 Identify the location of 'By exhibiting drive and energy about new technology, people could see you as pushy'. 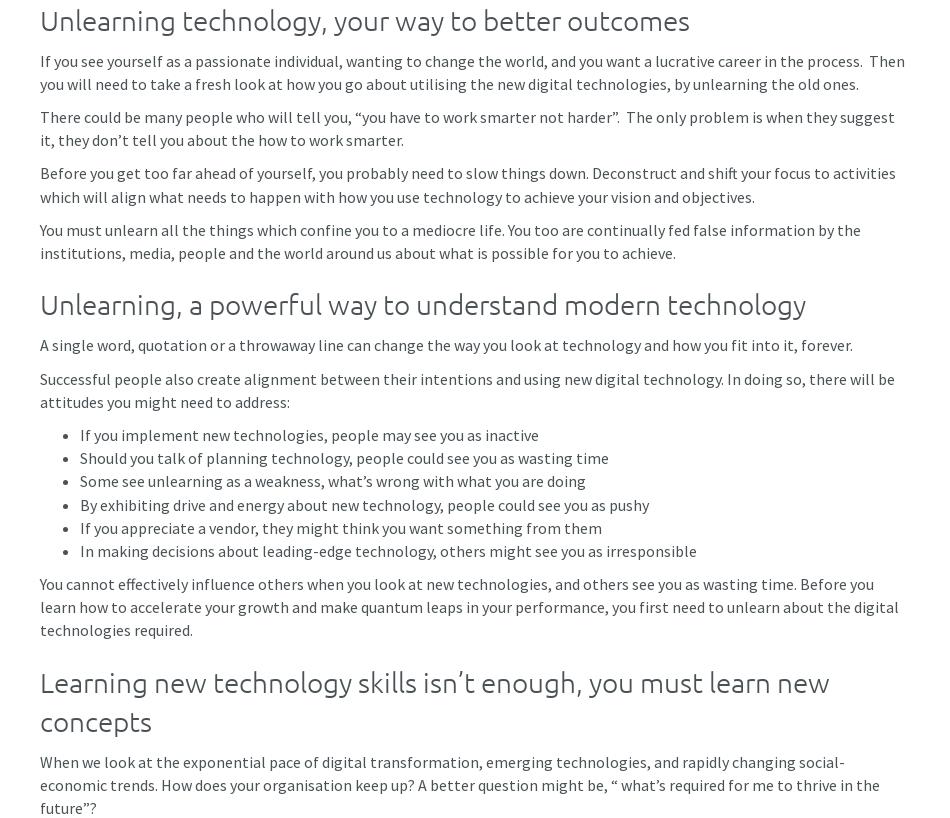
(79, 503).